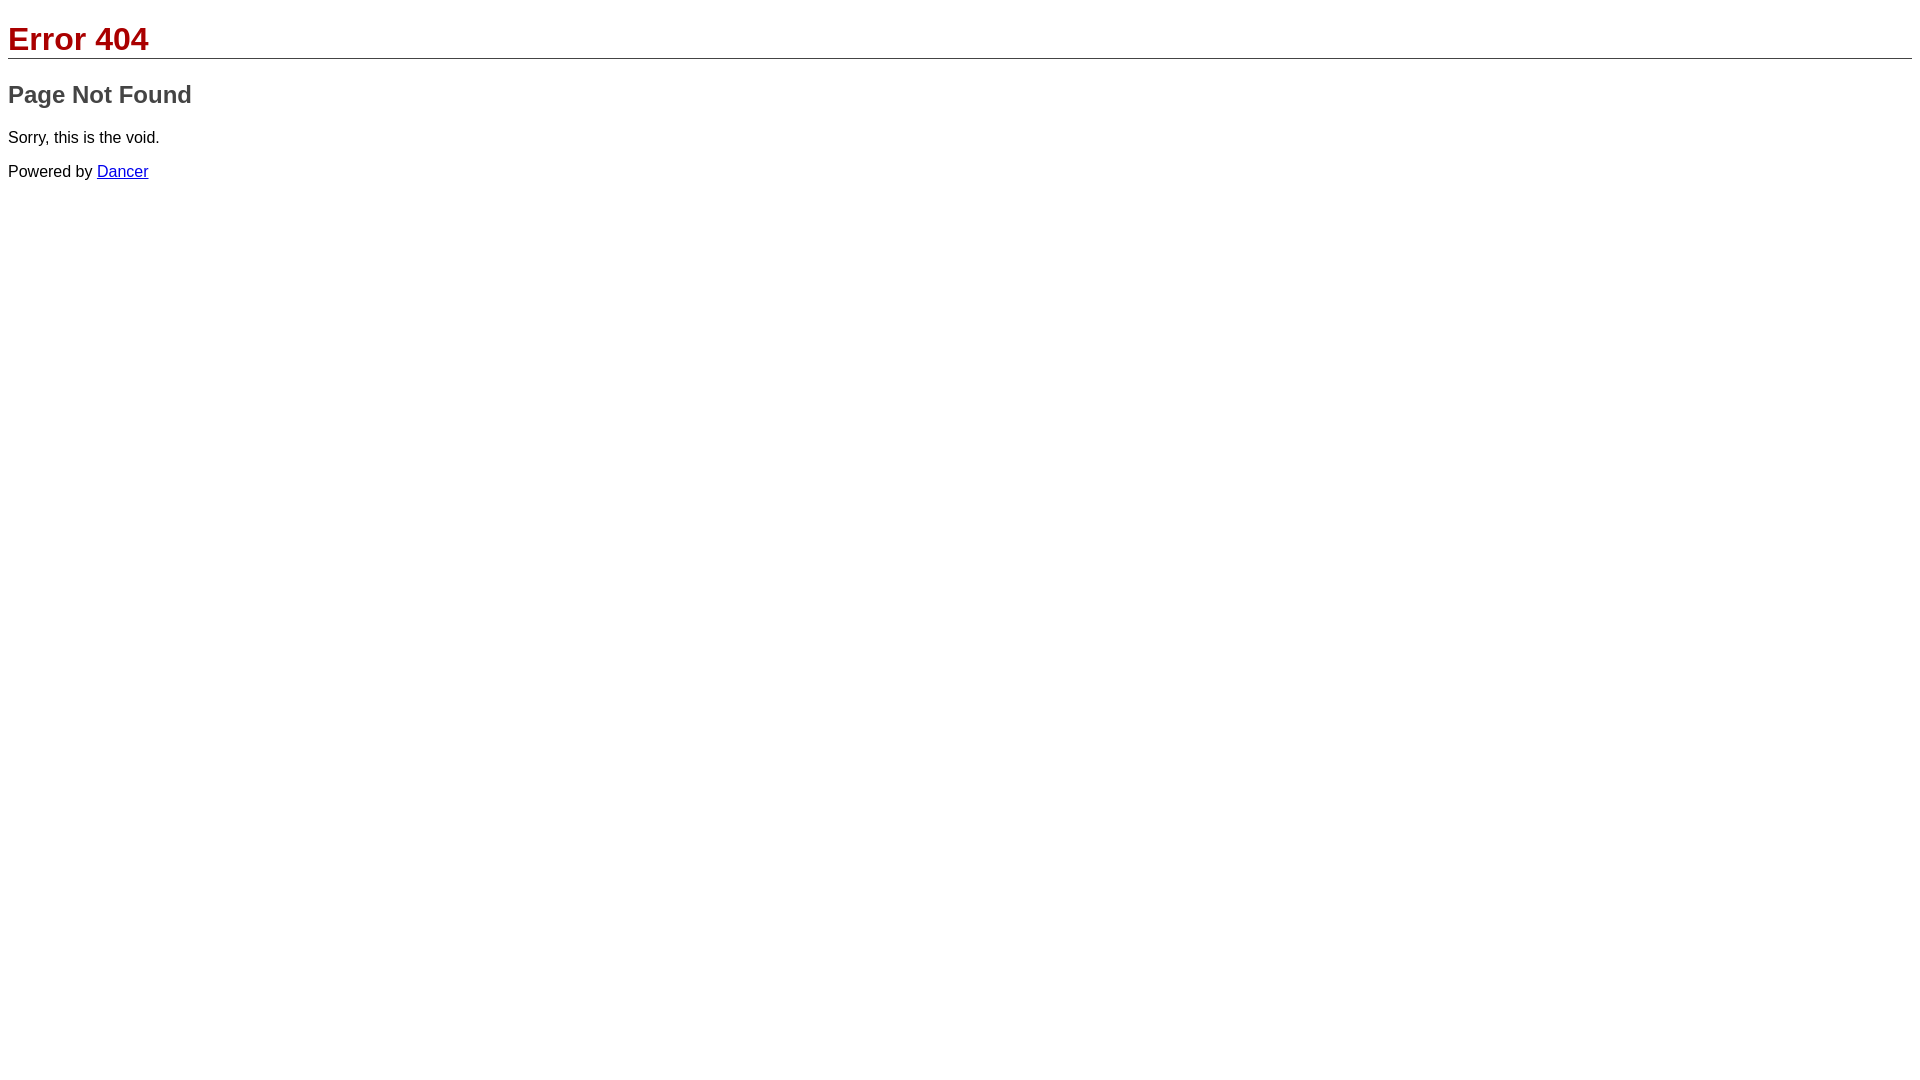 This screenshot has height=1080, width=1920. Describe the element at coordinates (95, 170) in the screenshot. I see `'Dancer'` at that location.